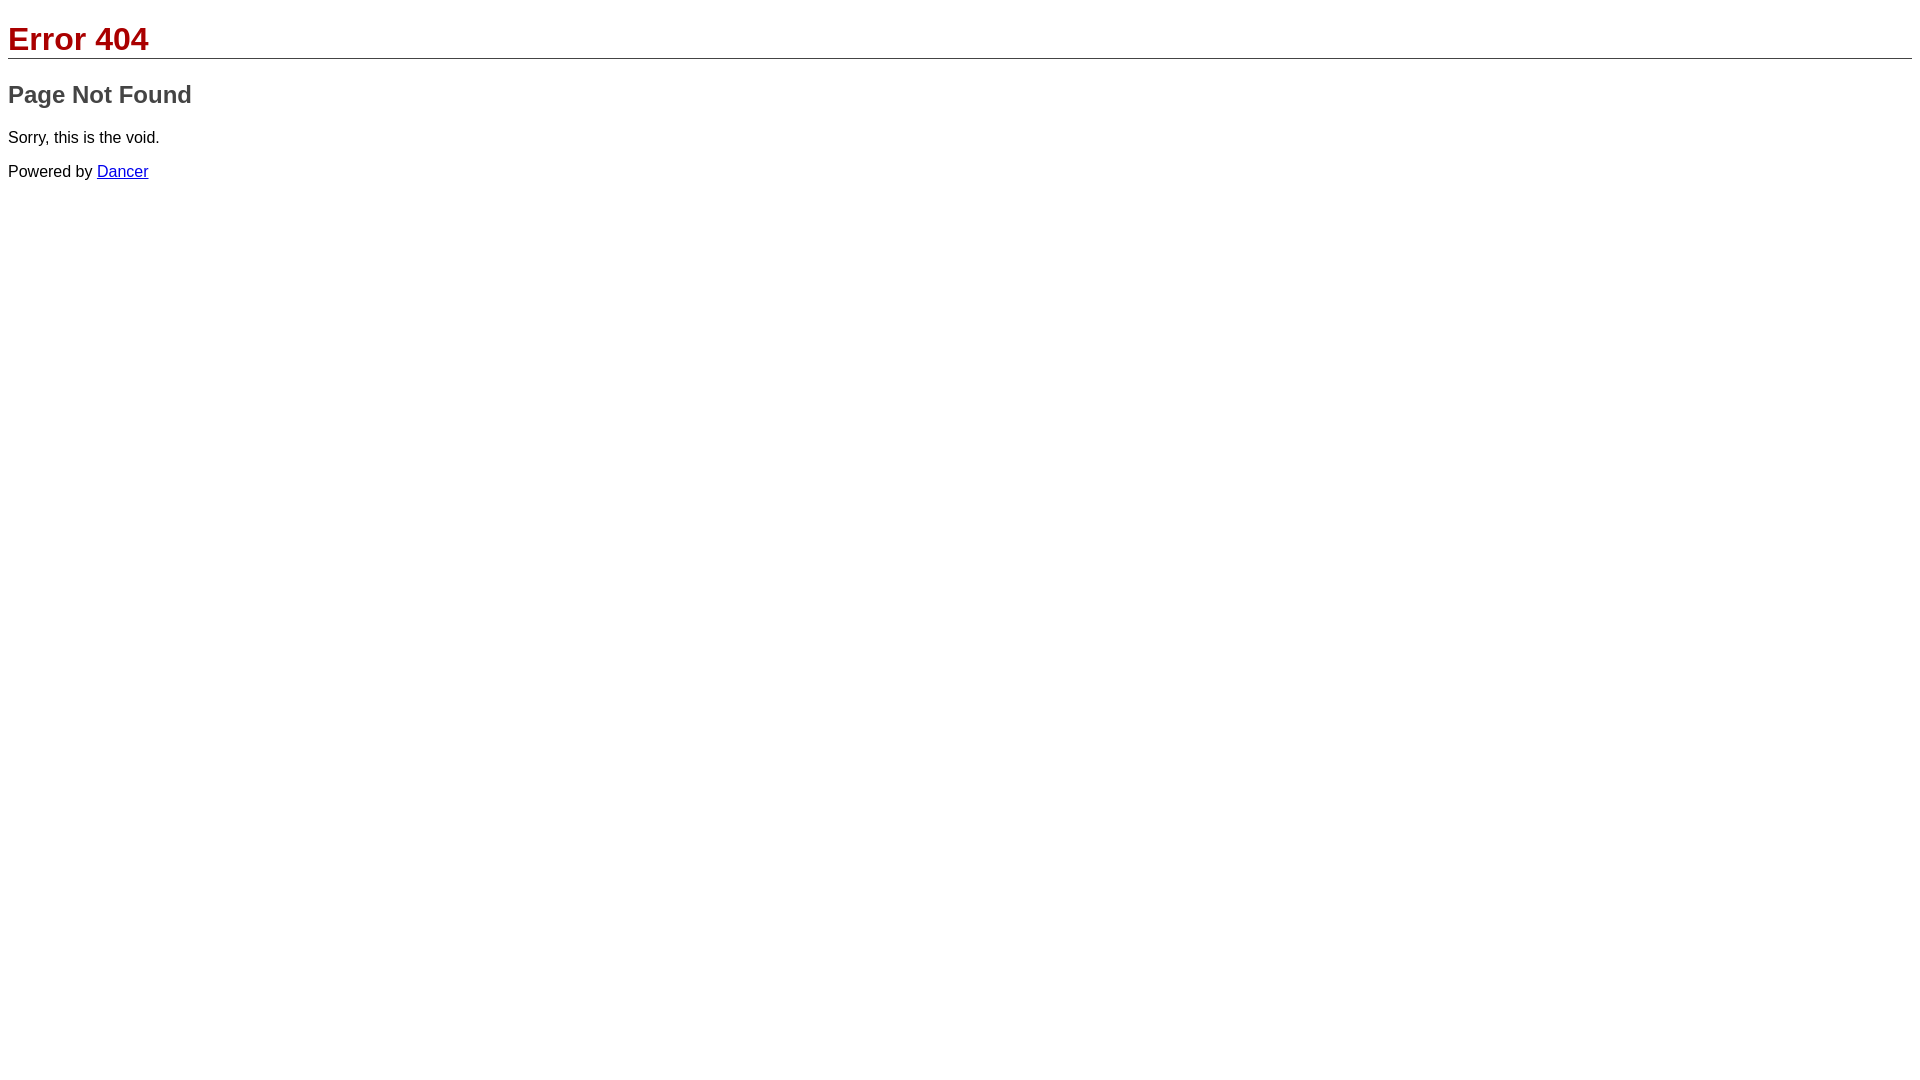 This screenshot has height=1080, width=1920. Describe the element at coordinates (95, 170) in the screenshot. I see `'Dancer'` at that location.